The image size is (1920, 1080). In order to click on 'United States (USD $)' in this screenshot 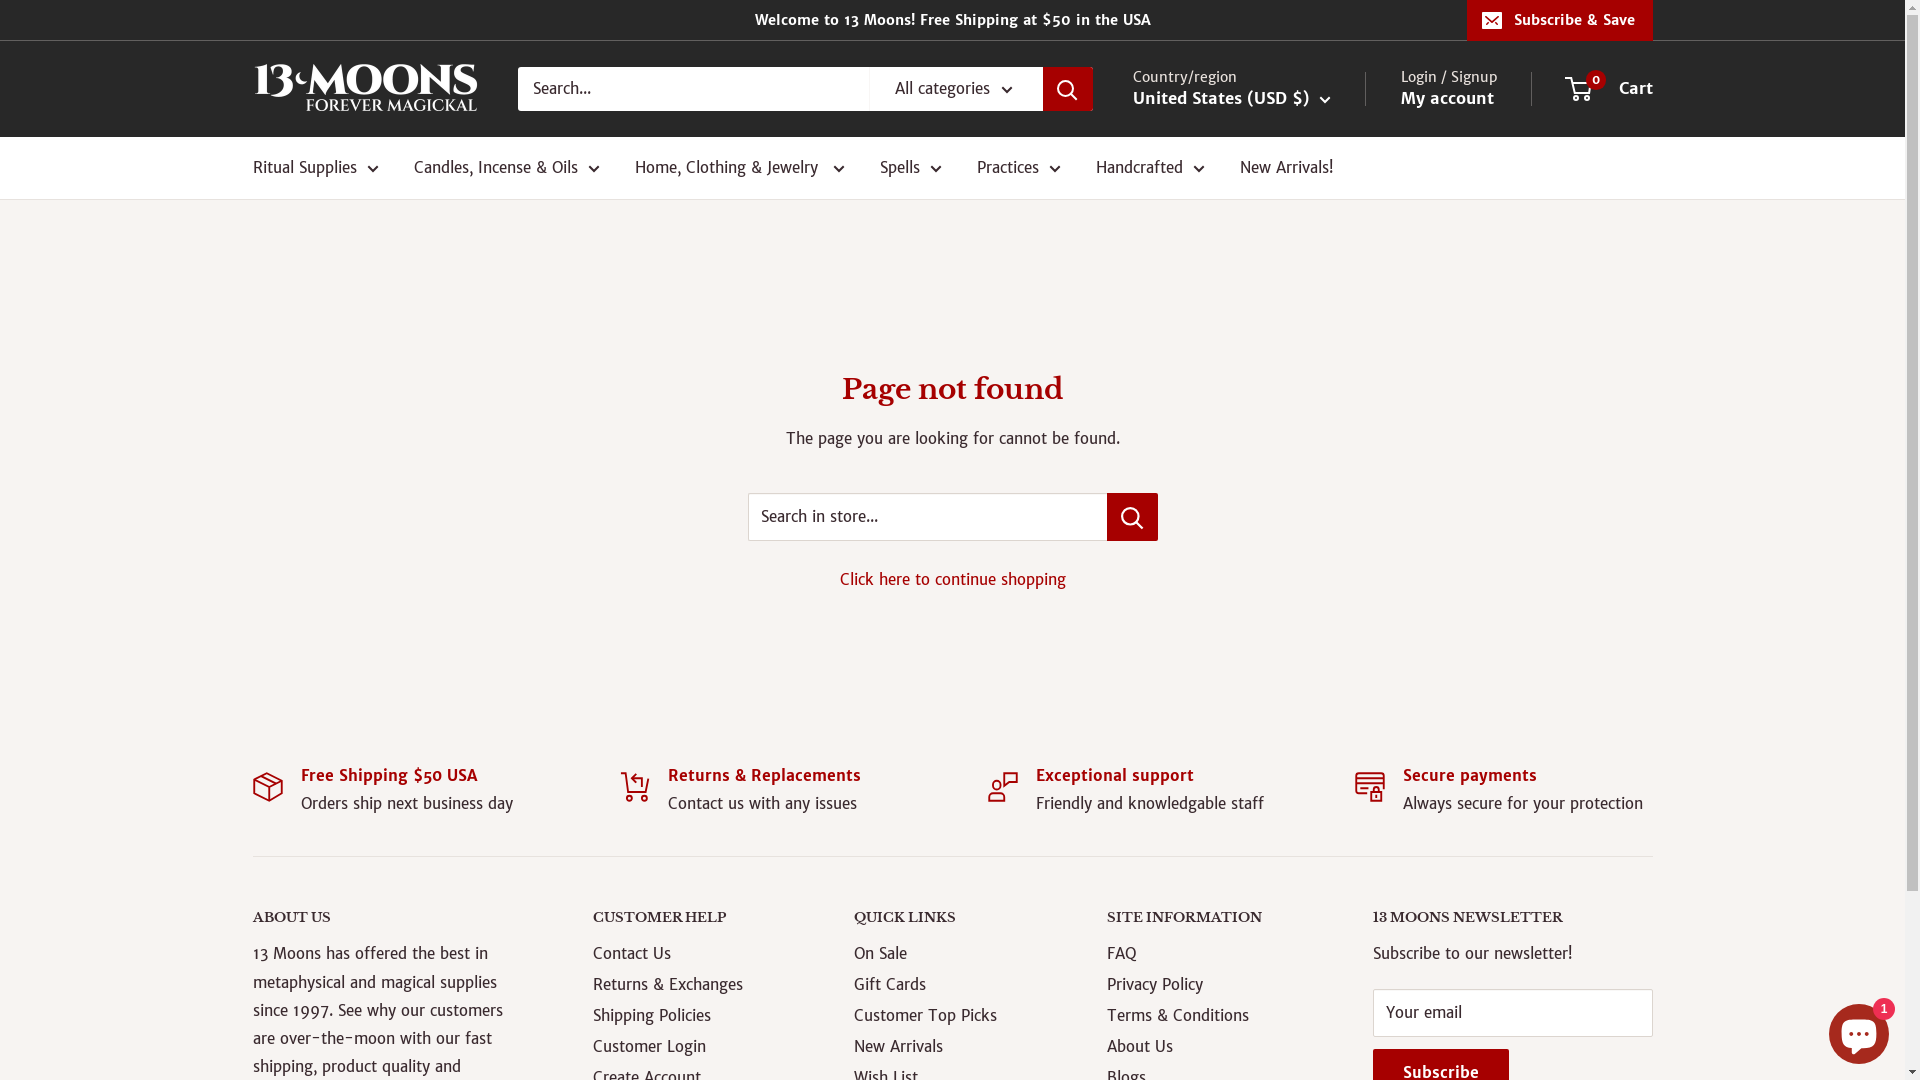, I will do `click(1132, 99)`.